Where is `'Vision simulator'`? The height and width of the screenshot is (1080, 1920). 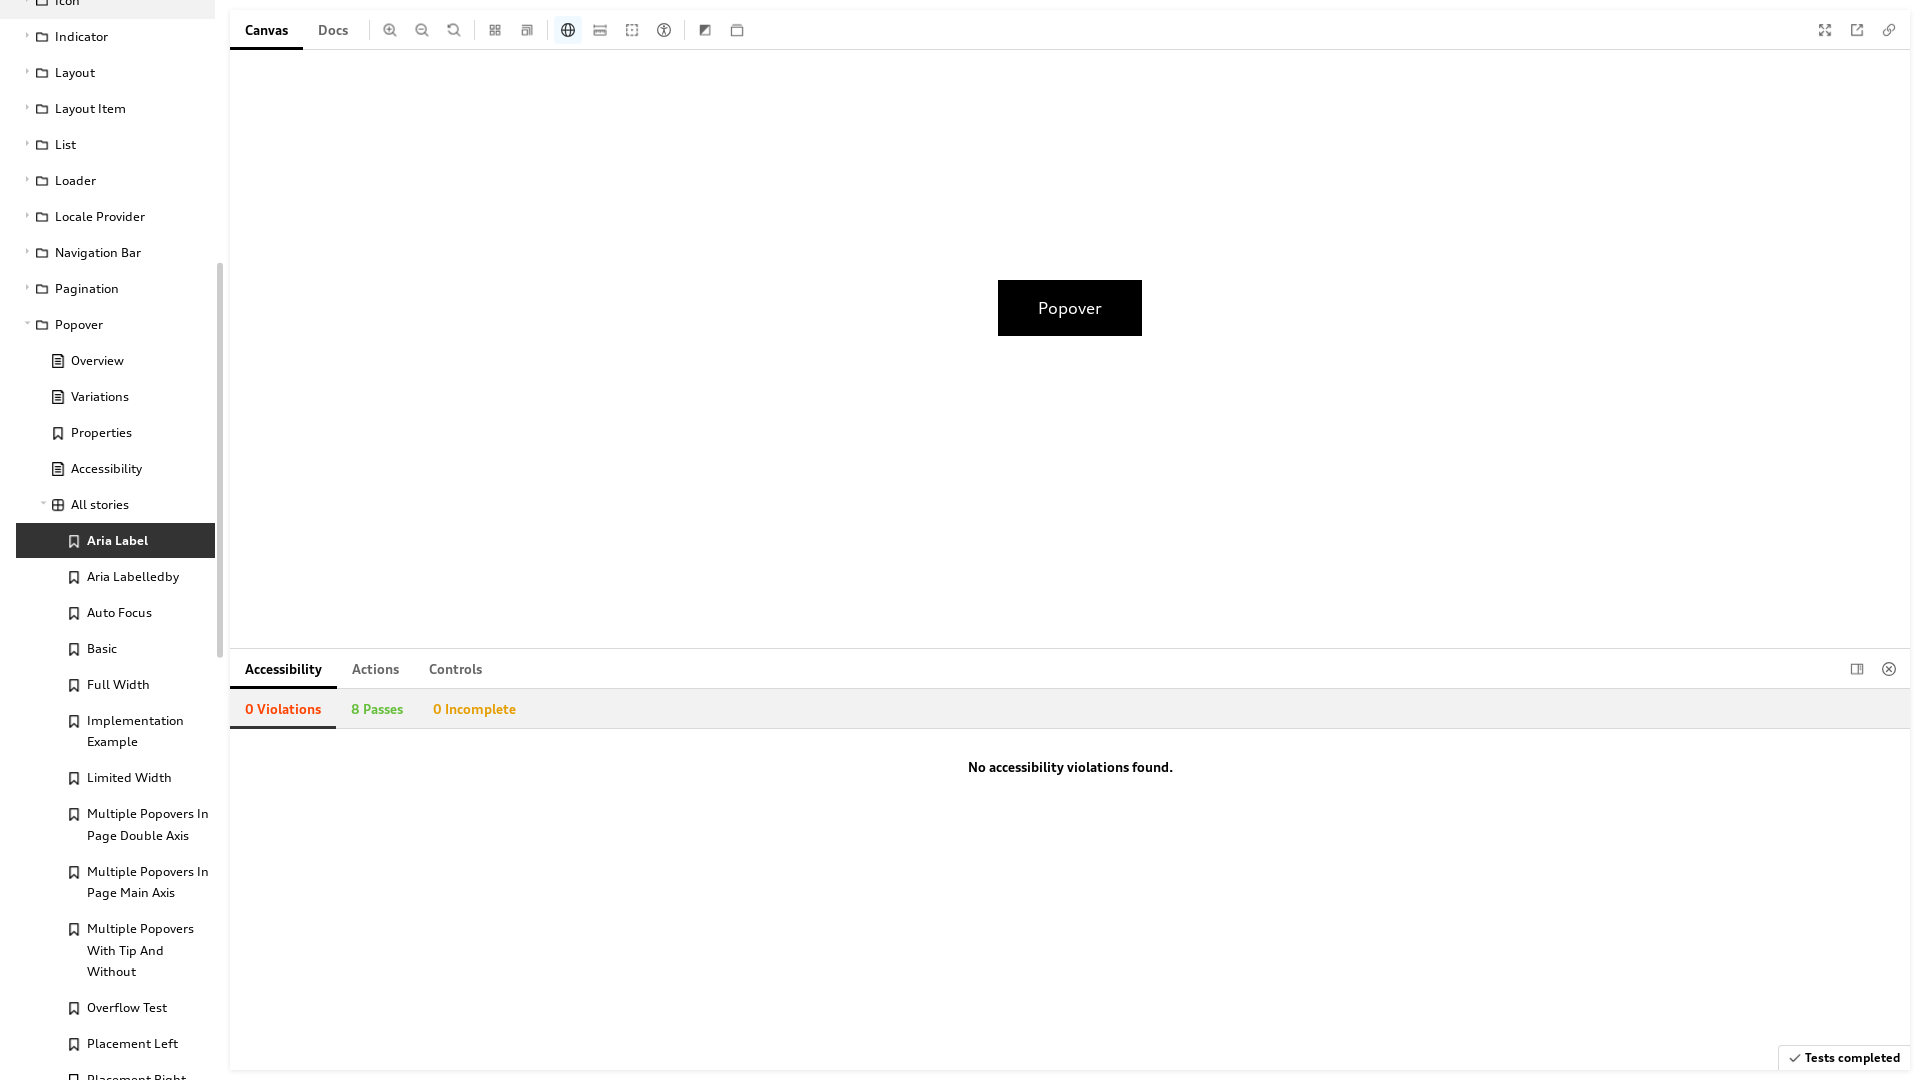
'Vision simulator' is located at coordinates (663, 30).